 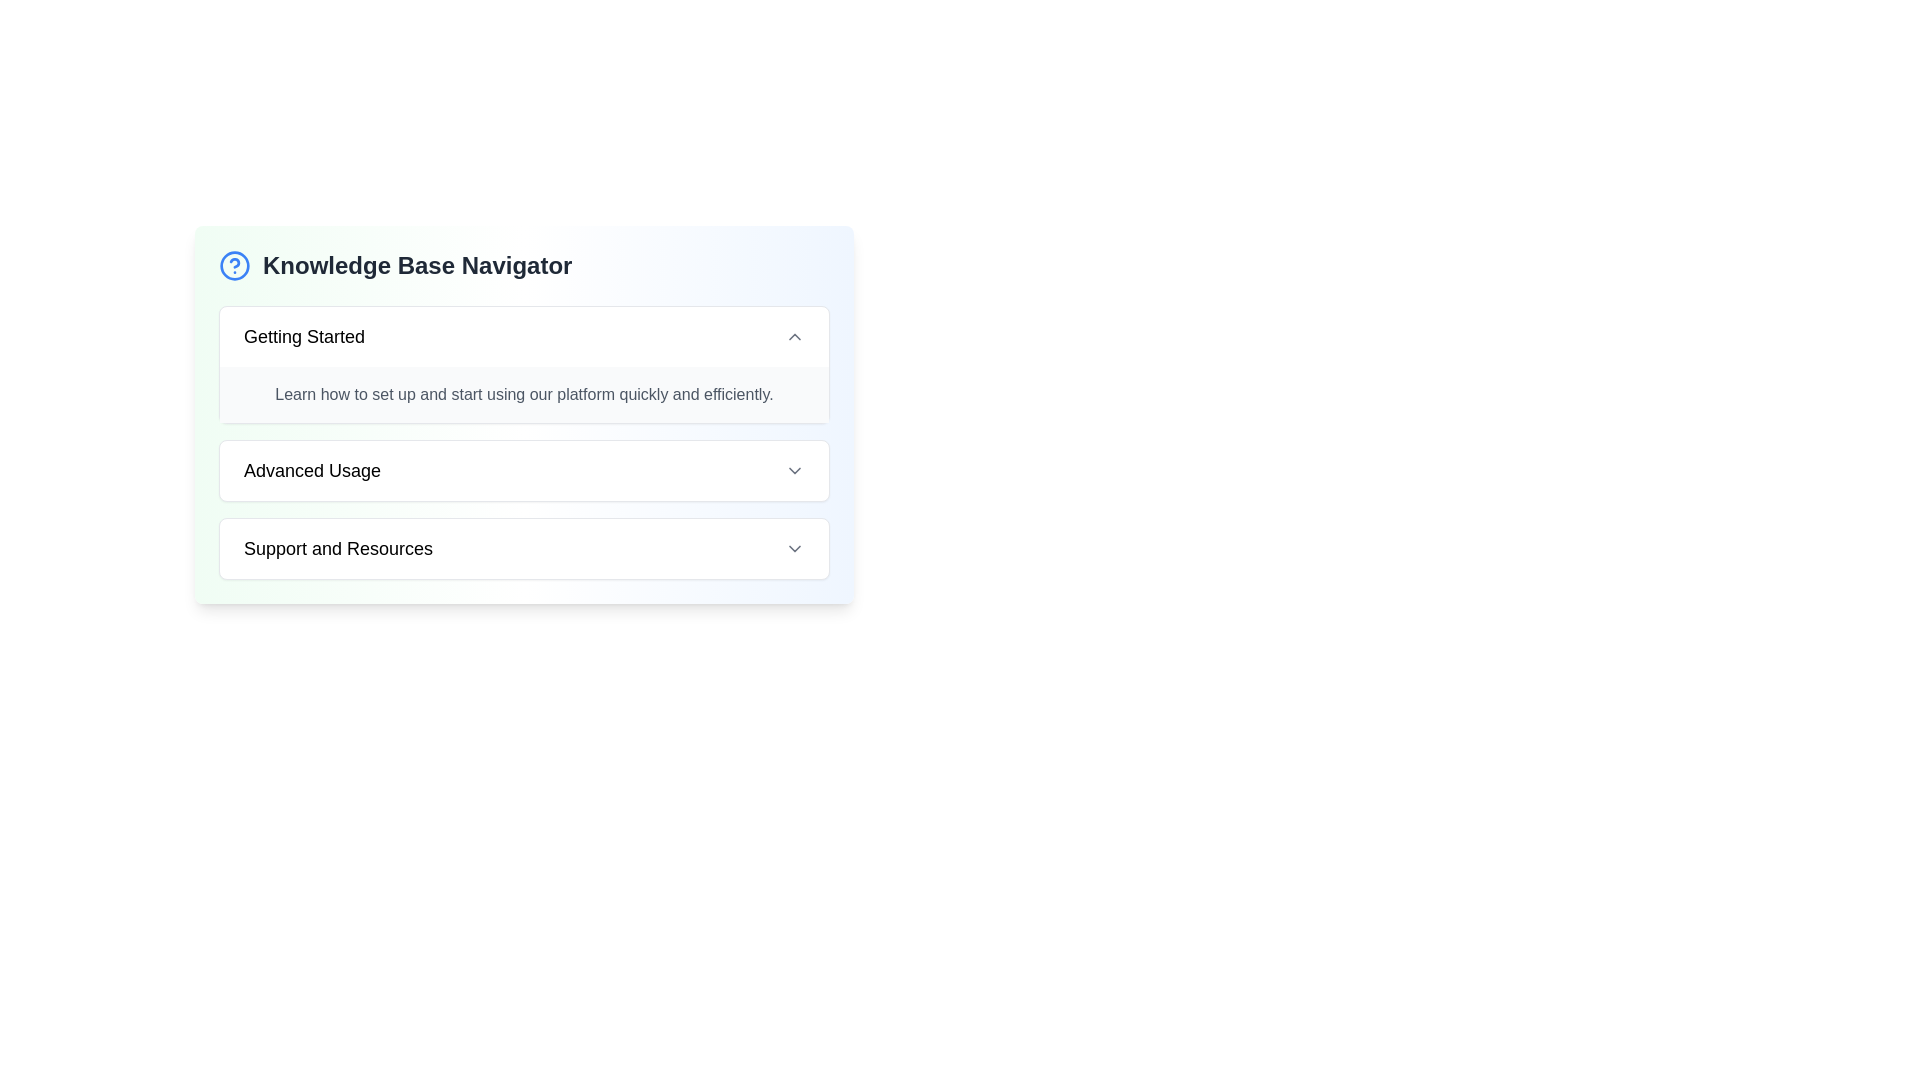 I want to click on the downward-pointing chevron icon with a gray stroke color located in the right section of the 'Support and Resources' header for visual feedback, so click(x=794, y=548).